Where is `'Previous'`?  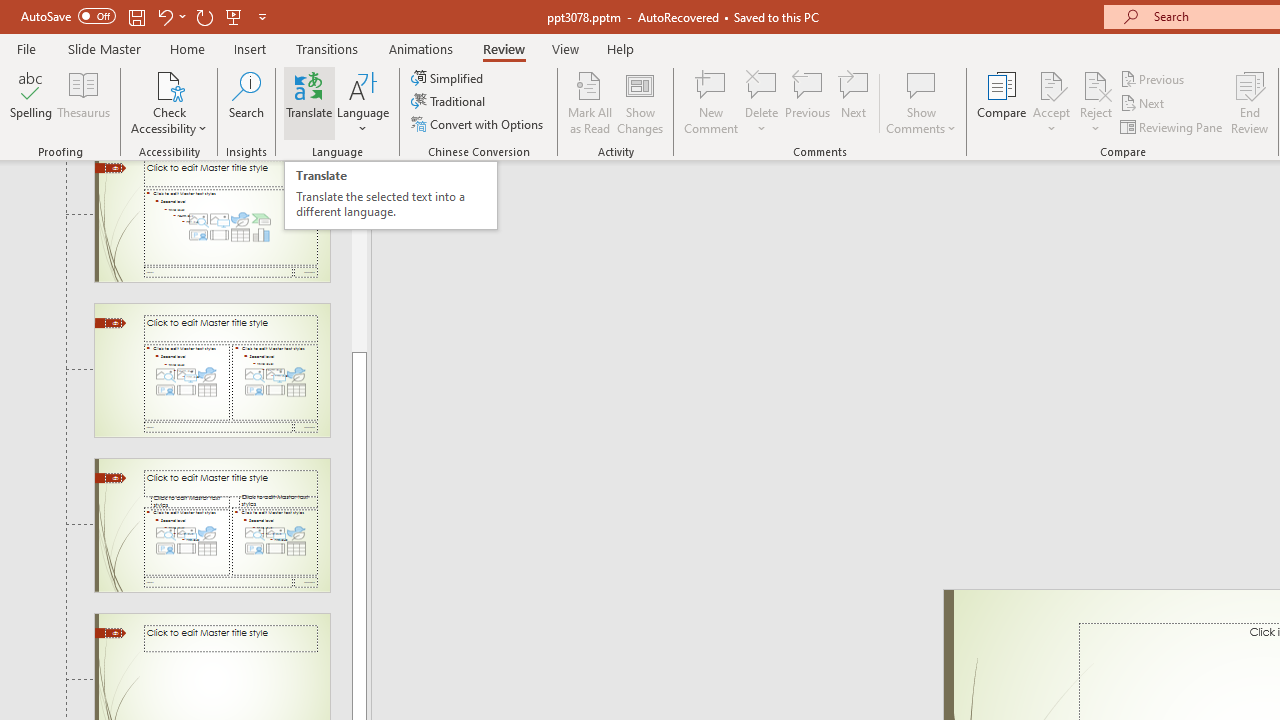 'Previous' is located at coordinates (1153, 78).